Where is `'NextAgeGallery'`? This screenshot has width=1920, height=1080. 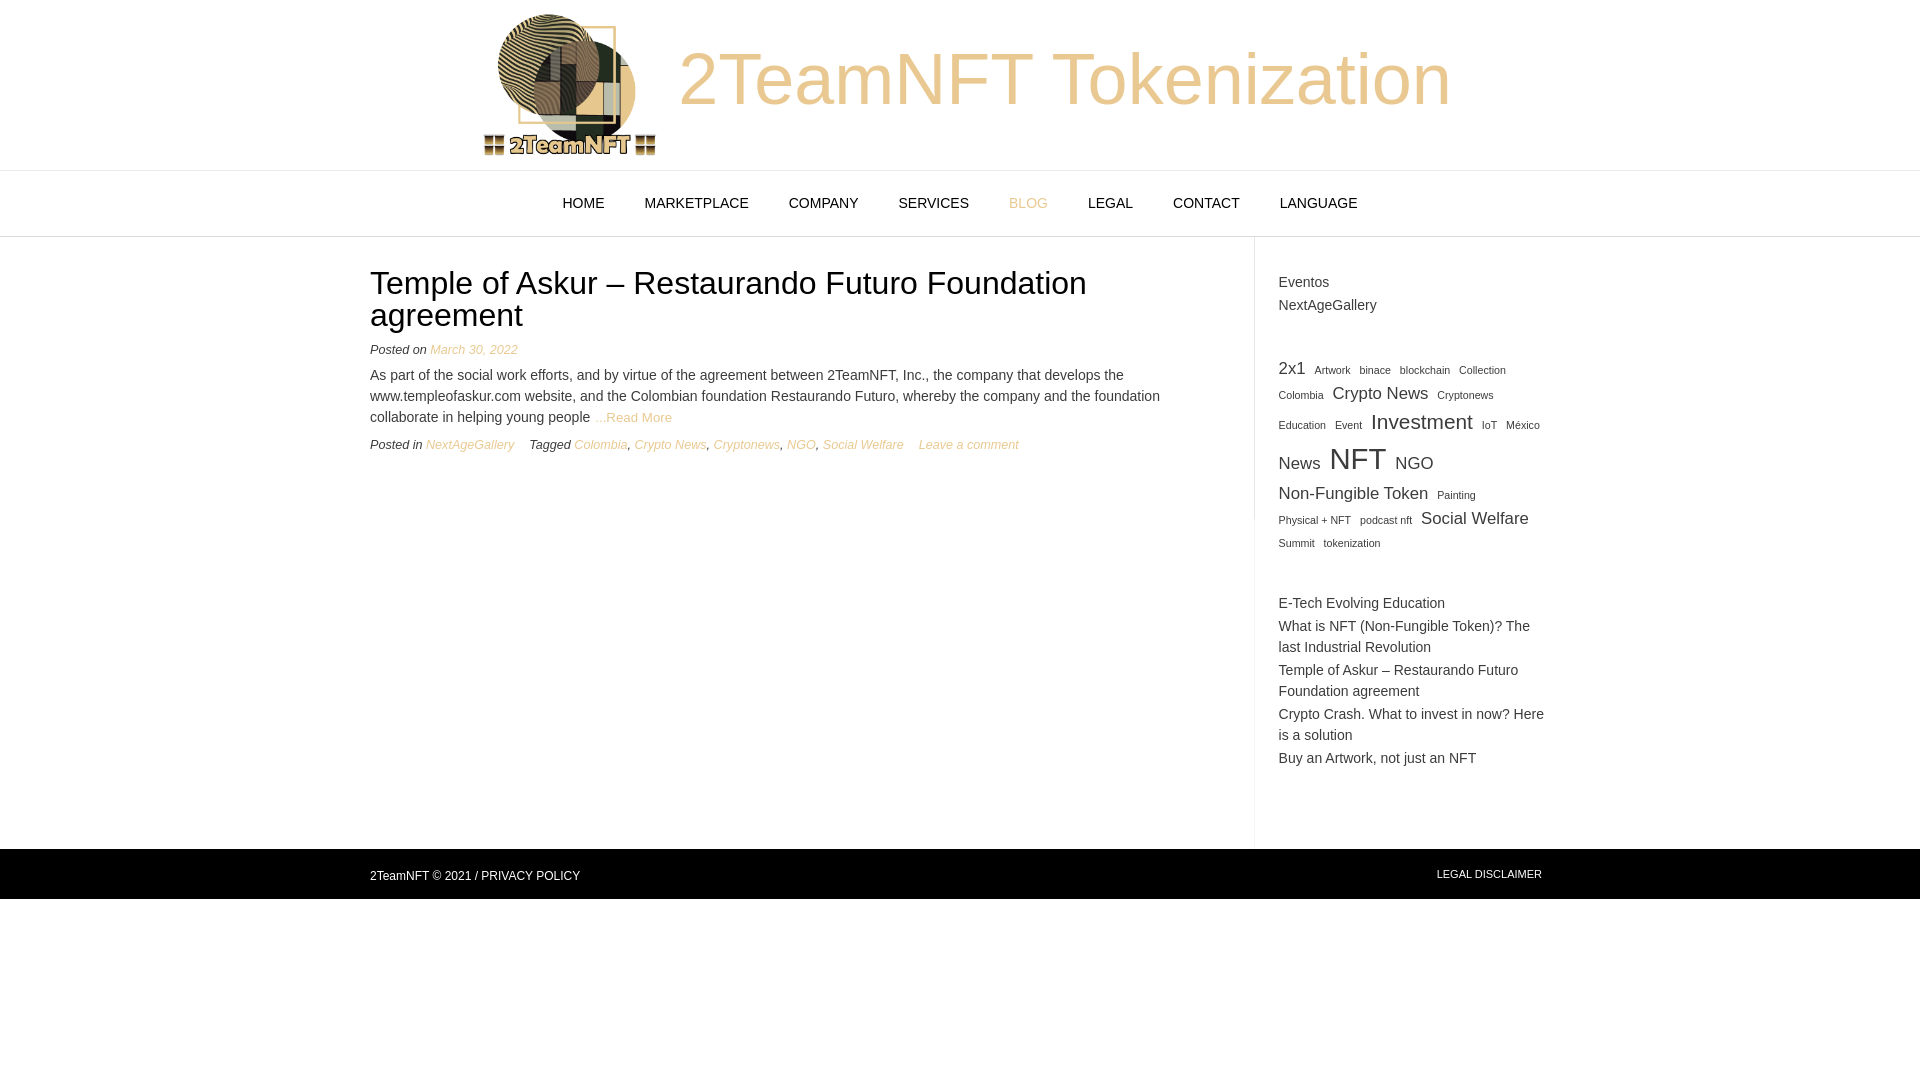
'NextAgeGallery' is located at coordinates (469, 443).